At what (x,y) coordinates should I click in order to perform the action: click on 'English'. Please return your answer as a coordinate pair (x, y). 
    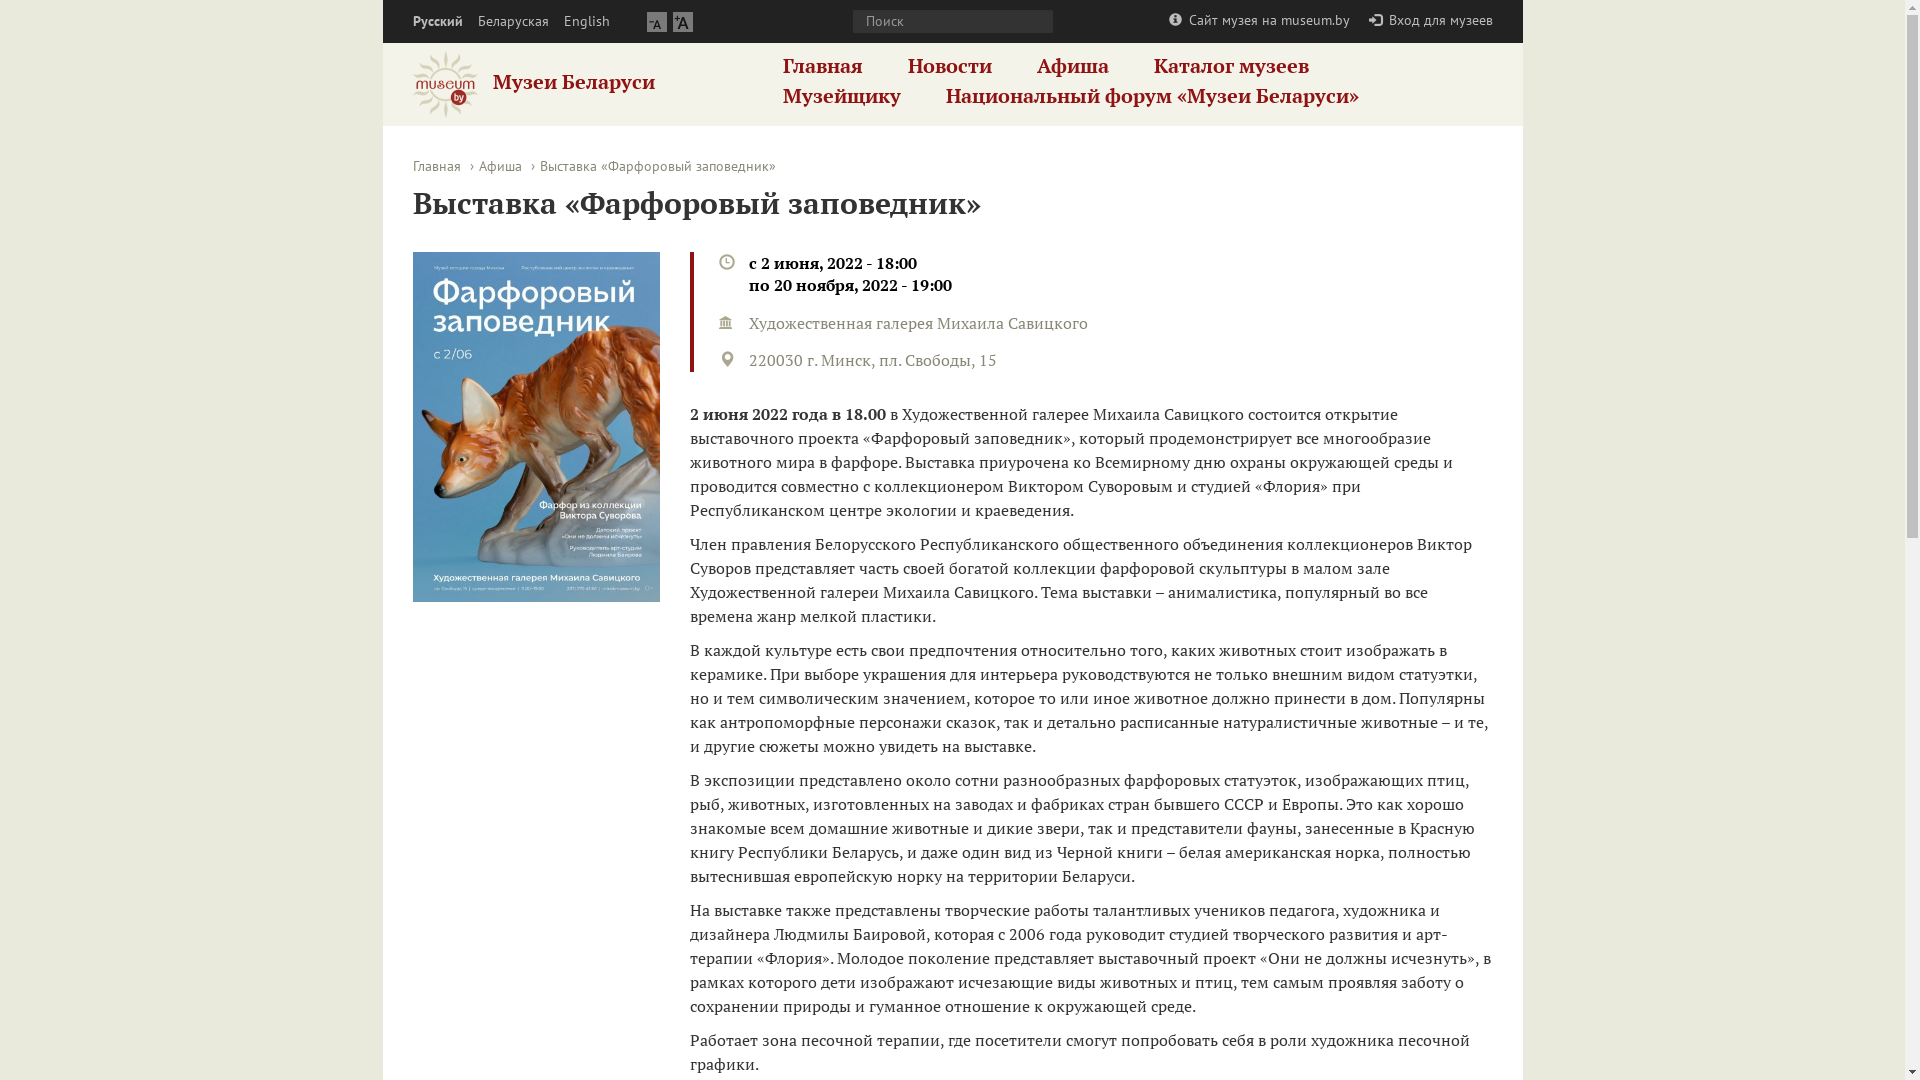
    Looking at the image, I should click on (585, 21).